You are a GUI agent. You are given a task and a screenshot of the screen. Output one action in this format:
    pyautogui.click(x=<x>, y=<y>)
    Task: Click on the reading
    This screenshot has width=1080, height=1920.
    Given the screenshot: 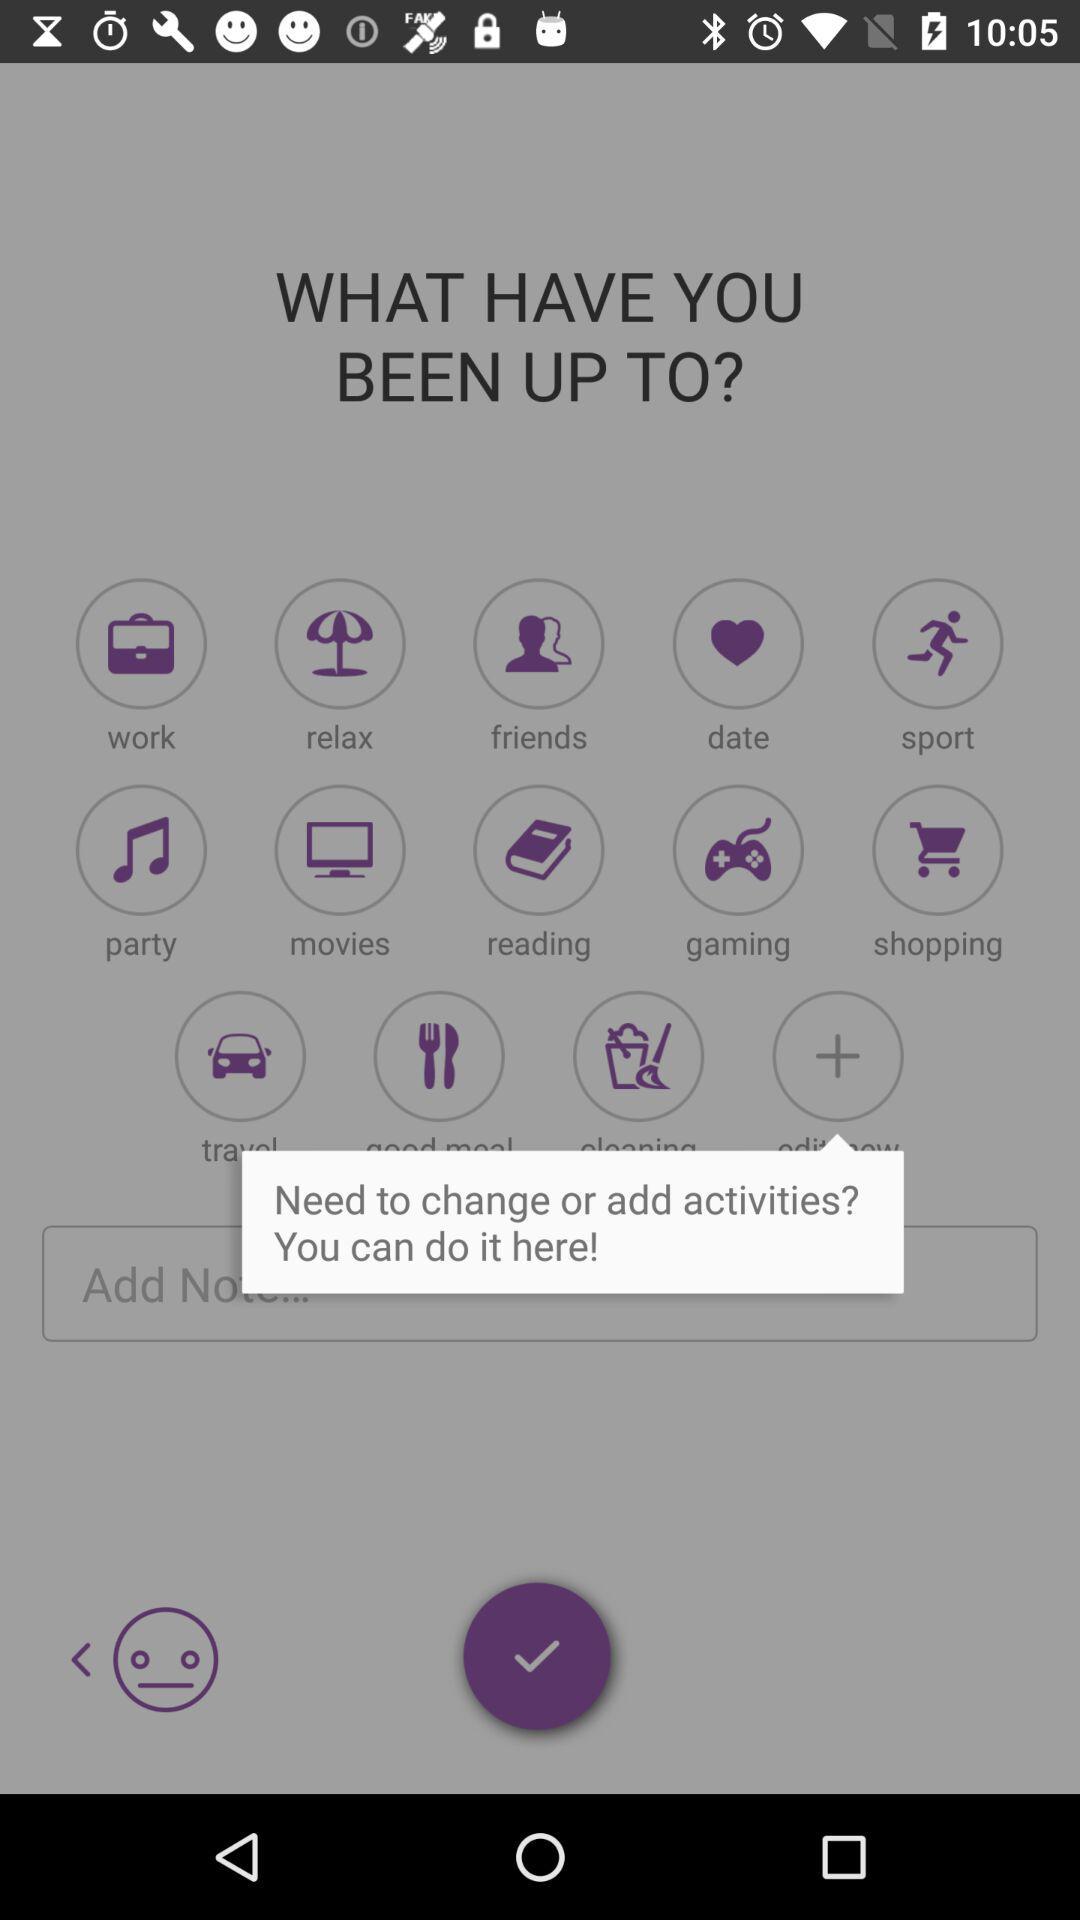 What is the action you would take?
    pyautogui.click(x=537, y=850)
    